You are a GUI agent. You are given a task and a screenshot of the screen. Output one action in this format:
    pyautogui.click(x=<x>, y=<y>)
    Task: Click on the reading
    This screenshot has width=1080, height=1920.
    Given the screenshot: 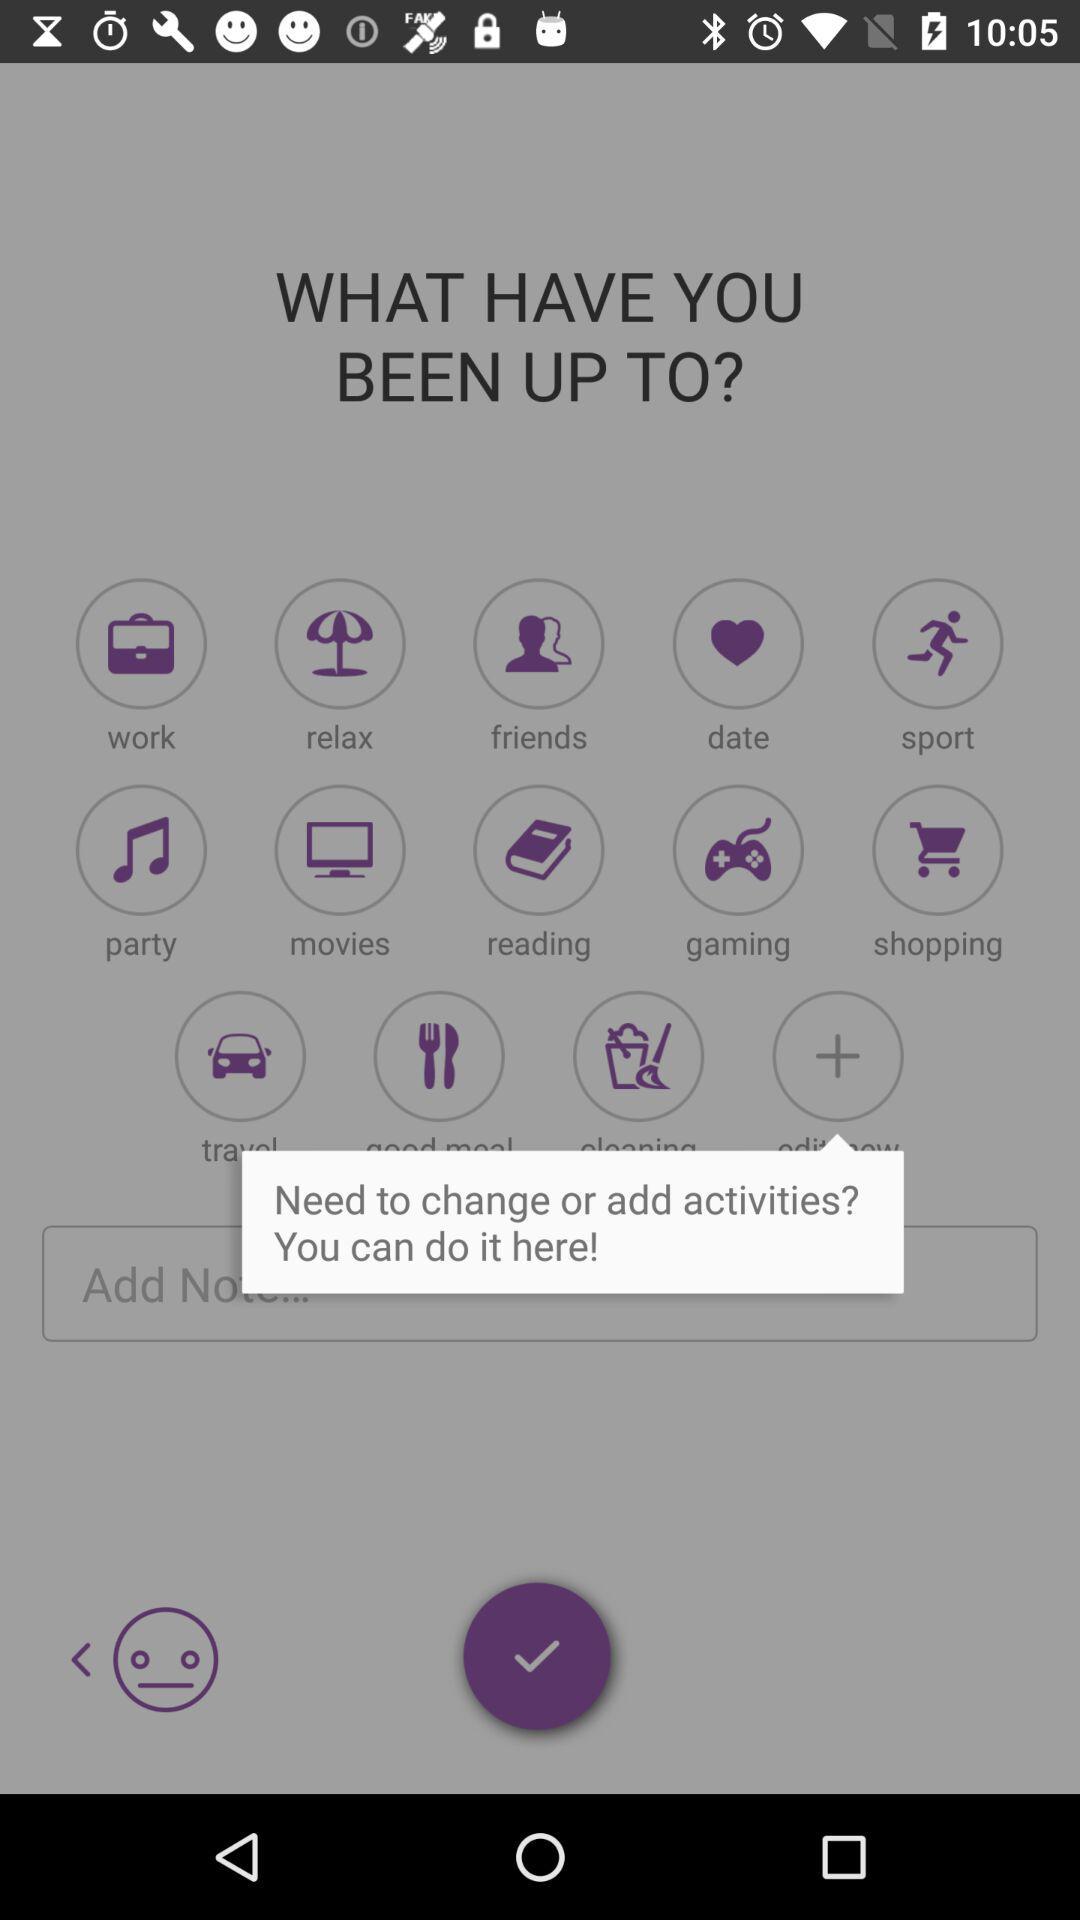 What is the action you would take?
    pyautogui.click(x=537, y=850)
    